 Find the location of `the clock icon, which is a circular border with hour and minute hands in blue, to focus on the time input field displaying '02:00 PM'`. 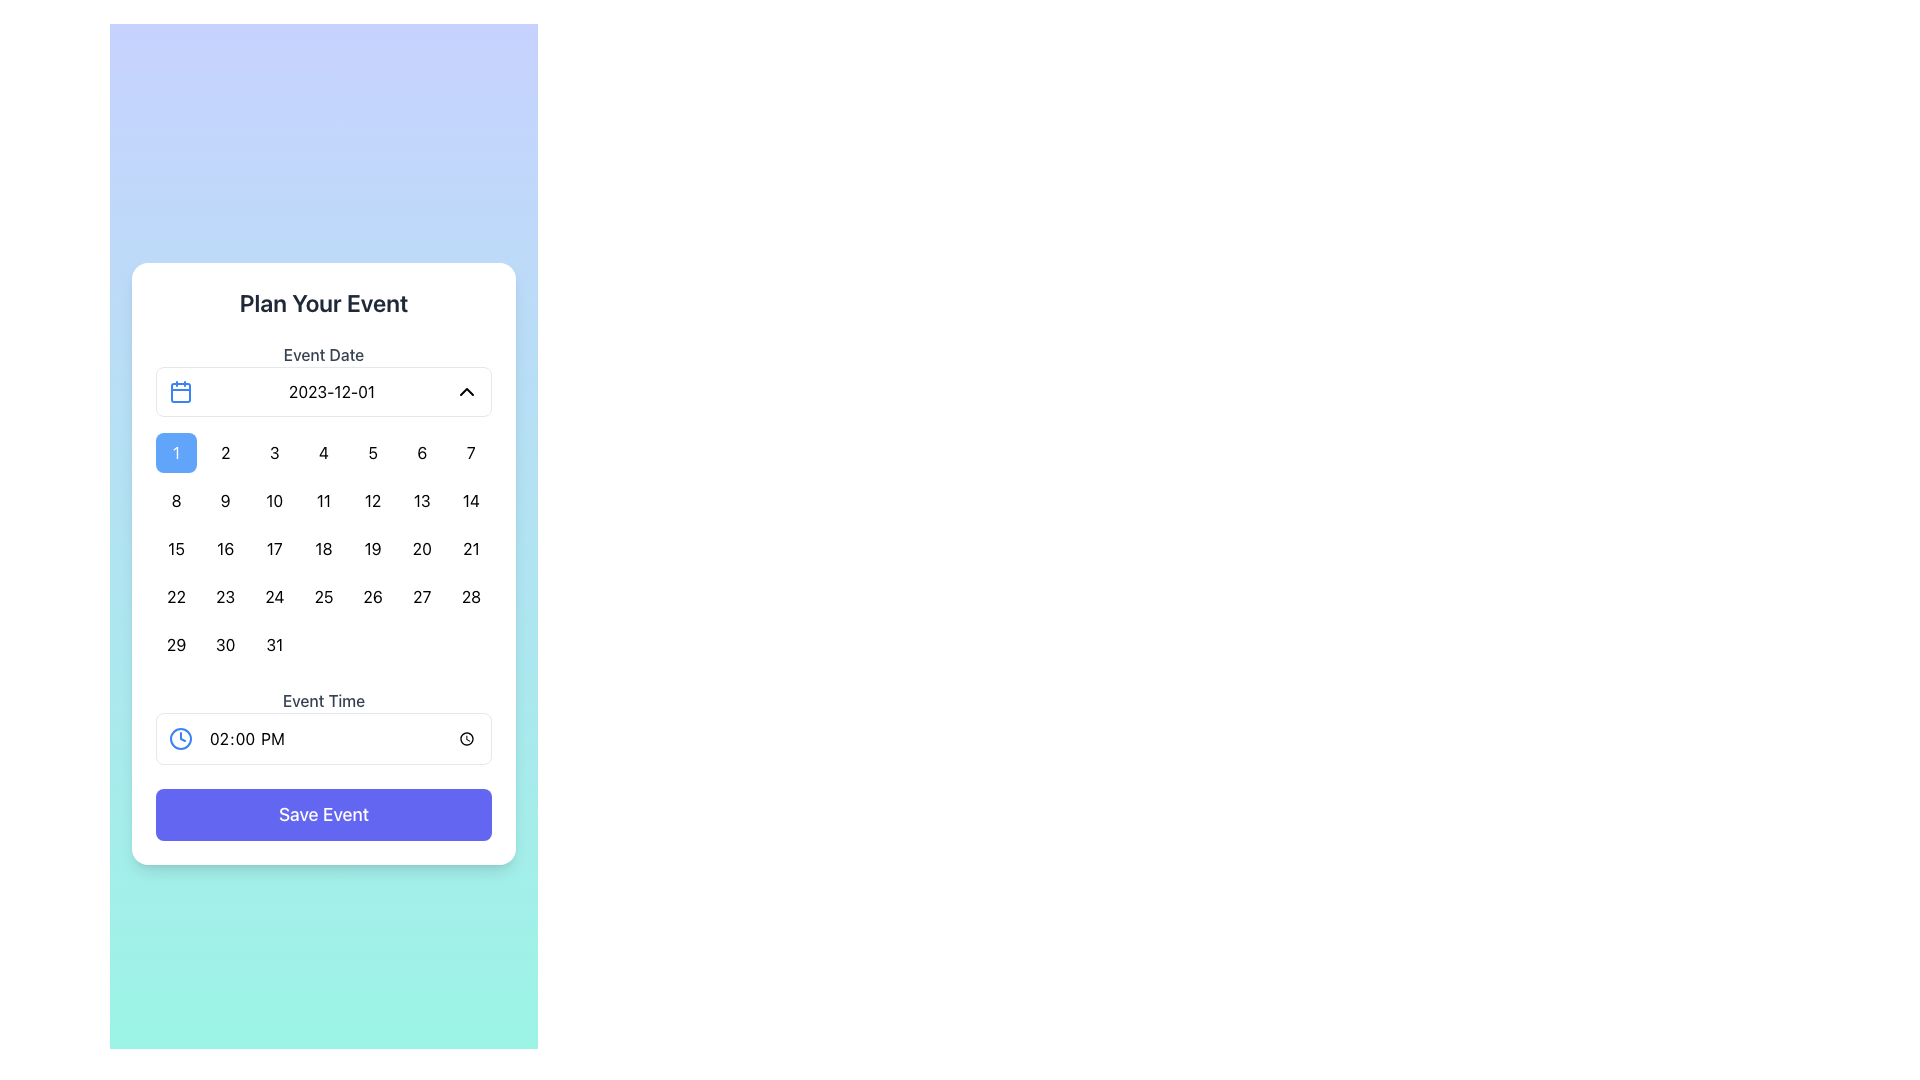

the clock icon, which is a circular border with hour and minute hands in blue, to focus on the time input field displaying '02:00 PM' is located at coordinates (181, 739).